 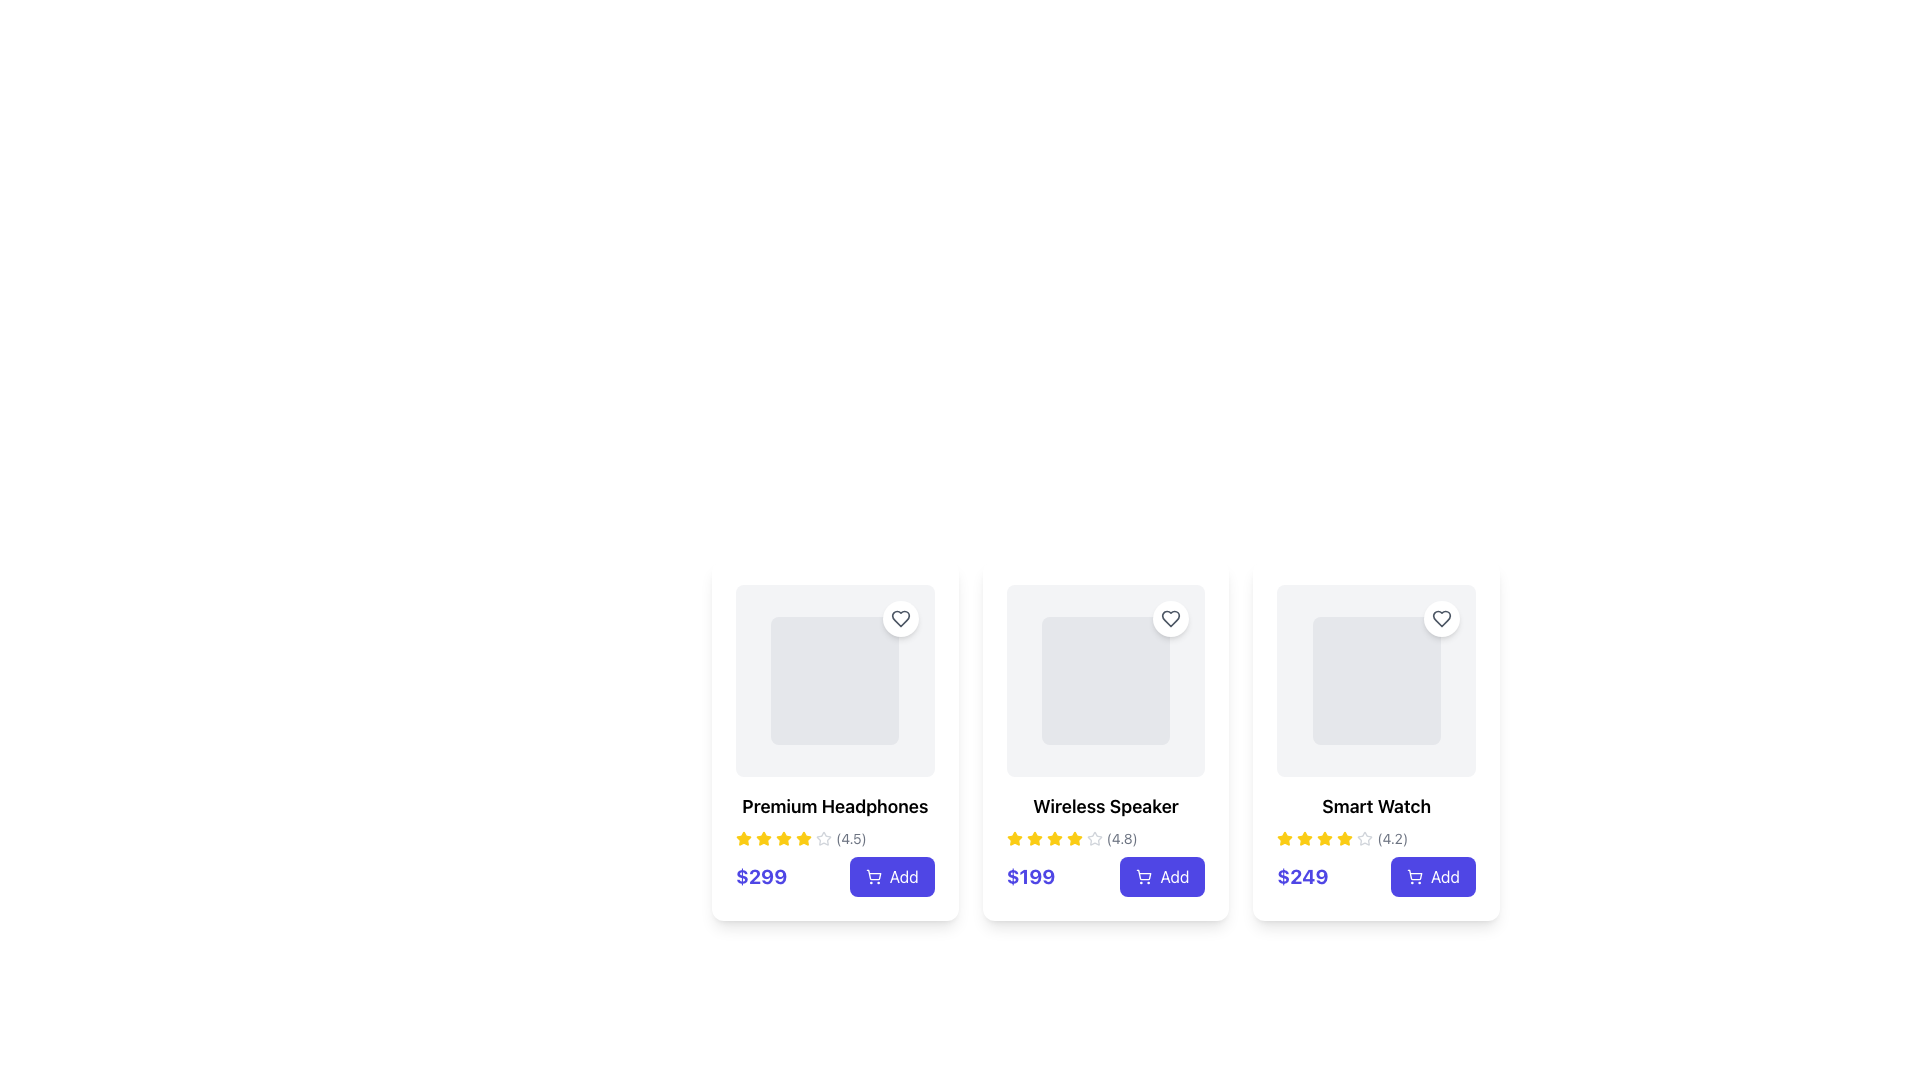 What do you see at coordinates (1053, 839) in the screenshot?
I see `the fourth star icon in the rating scale for the 'Wireless Speaker' product card, which is visually represented by a yellow star with a five-pointed geometric shape` at bounding box center [1053, 839].